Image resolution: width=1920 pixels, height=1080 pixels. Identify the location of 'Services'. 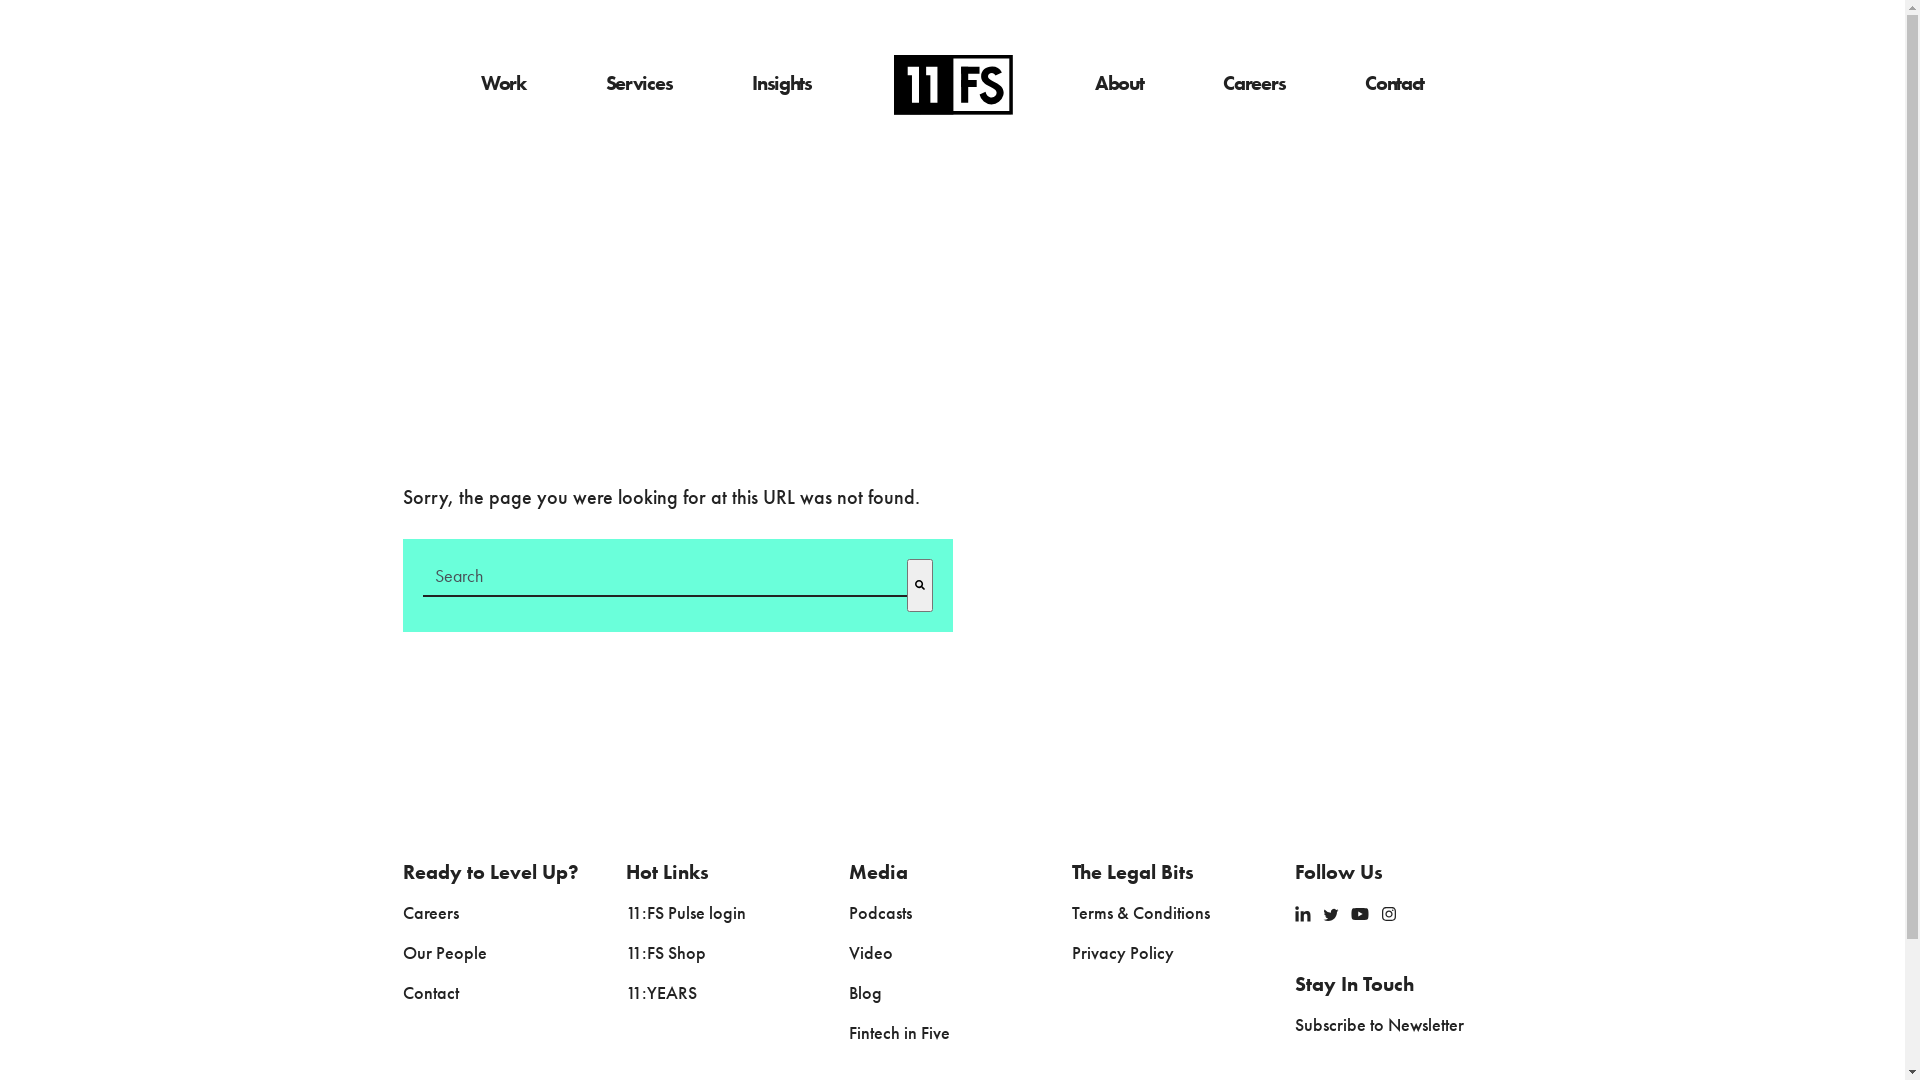
(638, 83).